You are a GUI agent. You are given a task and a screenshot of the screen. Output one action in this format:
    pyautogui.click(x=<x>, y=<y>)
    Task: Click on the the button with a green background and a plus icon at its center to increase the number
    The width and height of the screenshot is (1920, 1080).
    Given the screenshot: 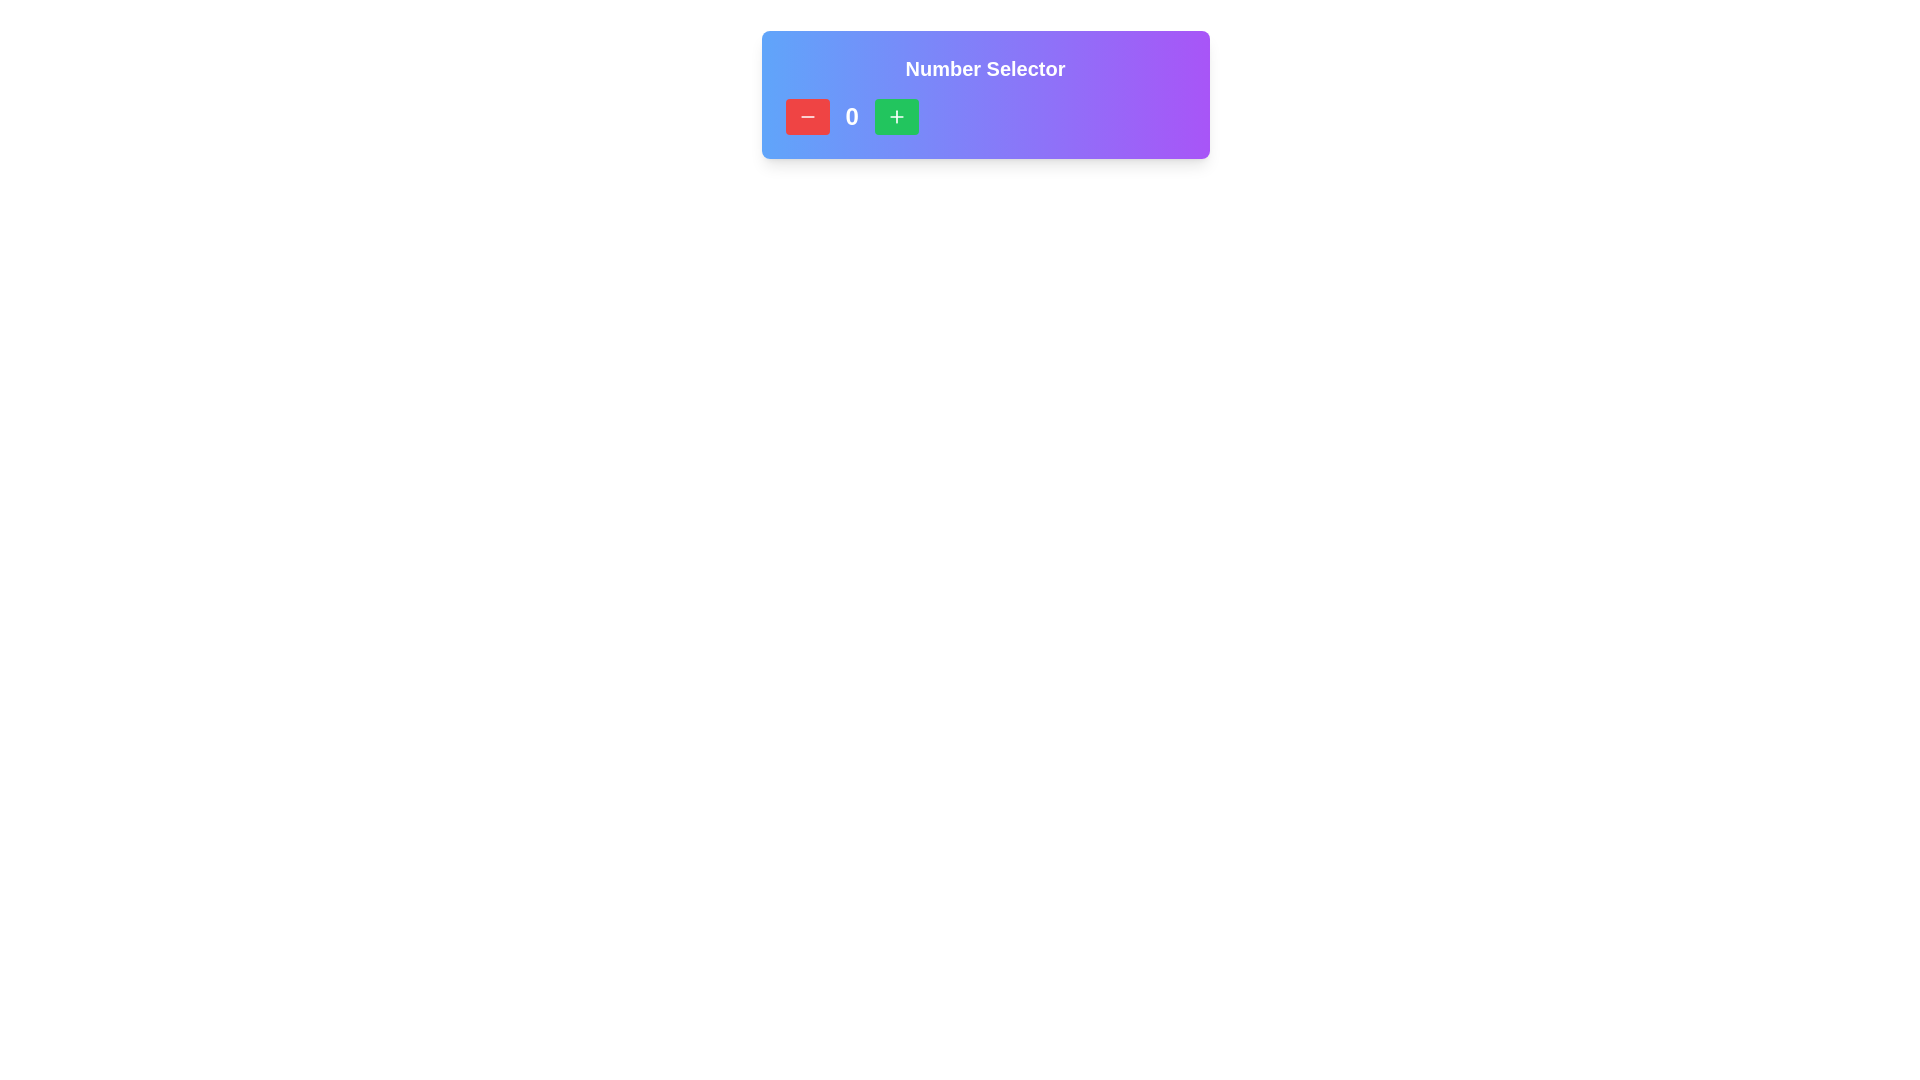 What is the action you would take?
    pyautogui.click(x=895, y=116)
    